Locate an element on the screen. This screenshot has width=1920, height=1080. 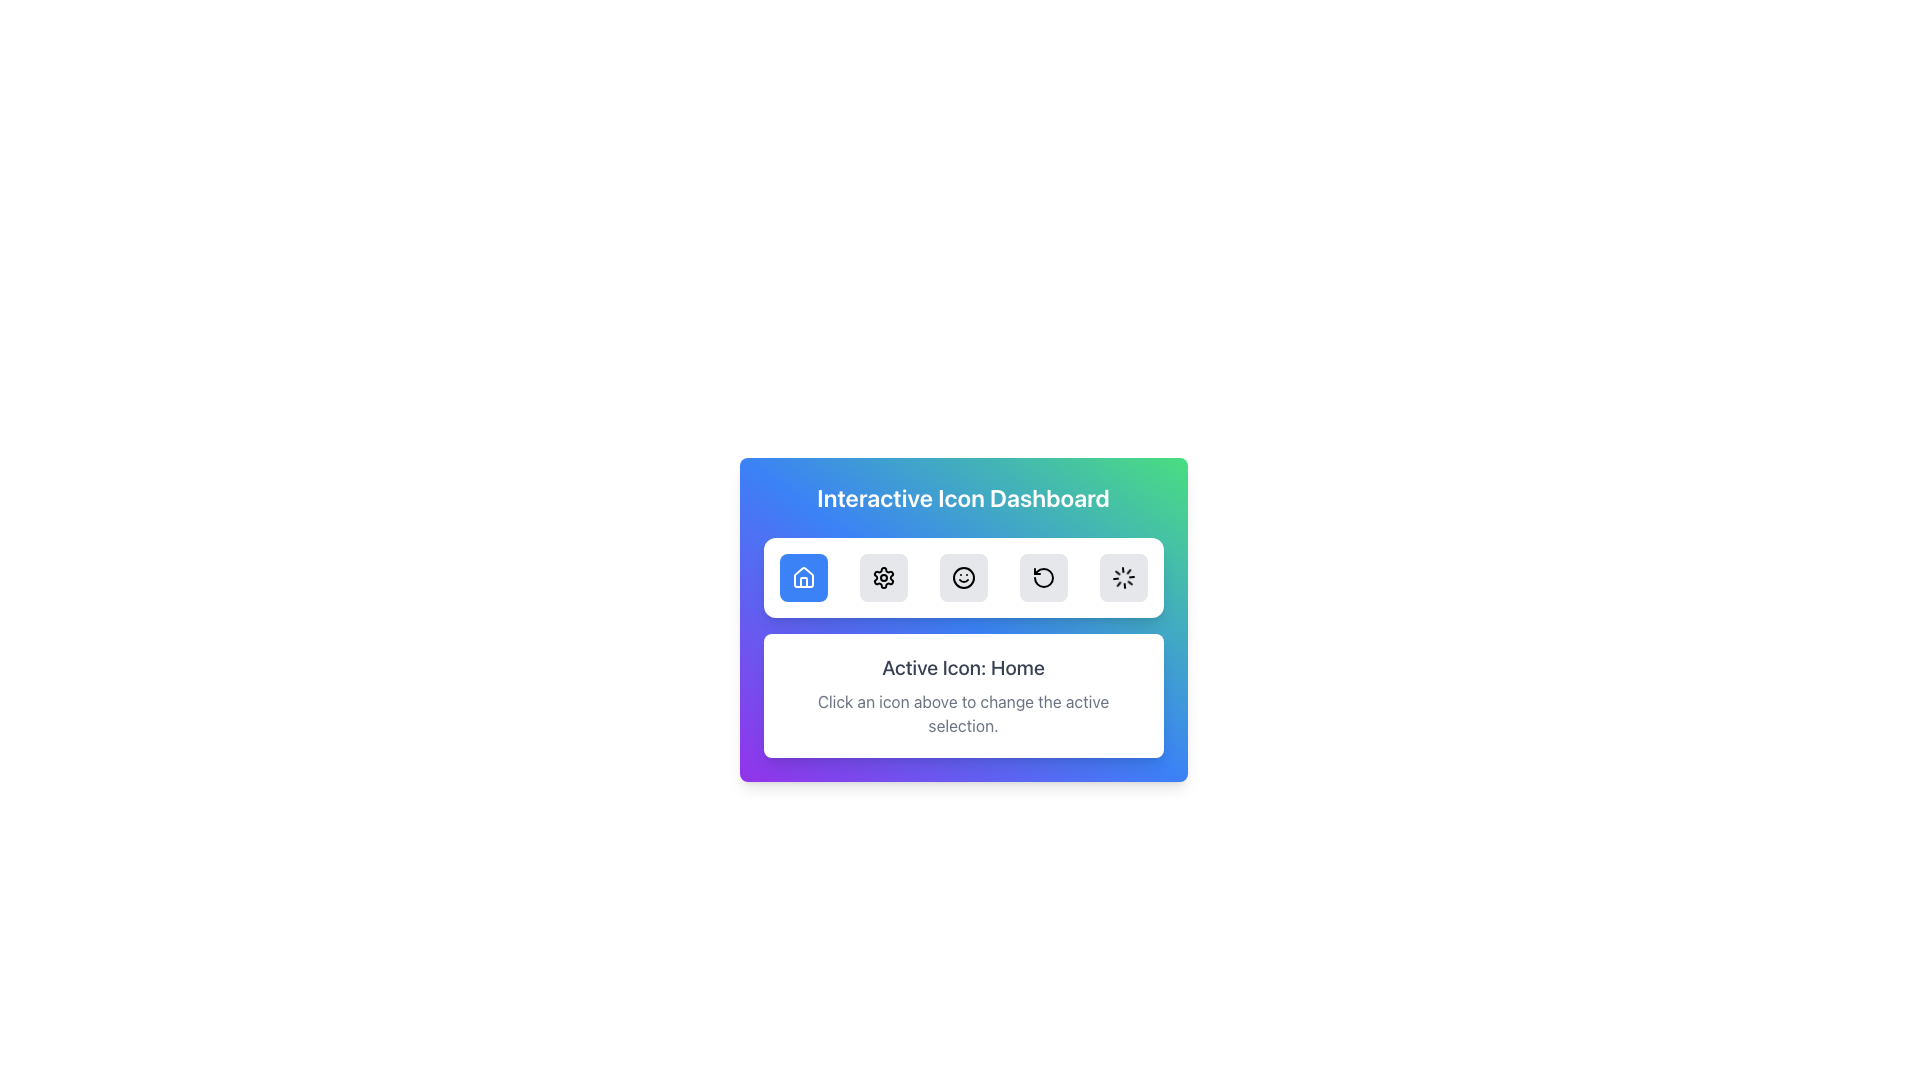
the leftmost button in the horizontally aligned list within the 'Interactive Icon Dashboard' for accessibility purposes is located at coordinates (803, 578).